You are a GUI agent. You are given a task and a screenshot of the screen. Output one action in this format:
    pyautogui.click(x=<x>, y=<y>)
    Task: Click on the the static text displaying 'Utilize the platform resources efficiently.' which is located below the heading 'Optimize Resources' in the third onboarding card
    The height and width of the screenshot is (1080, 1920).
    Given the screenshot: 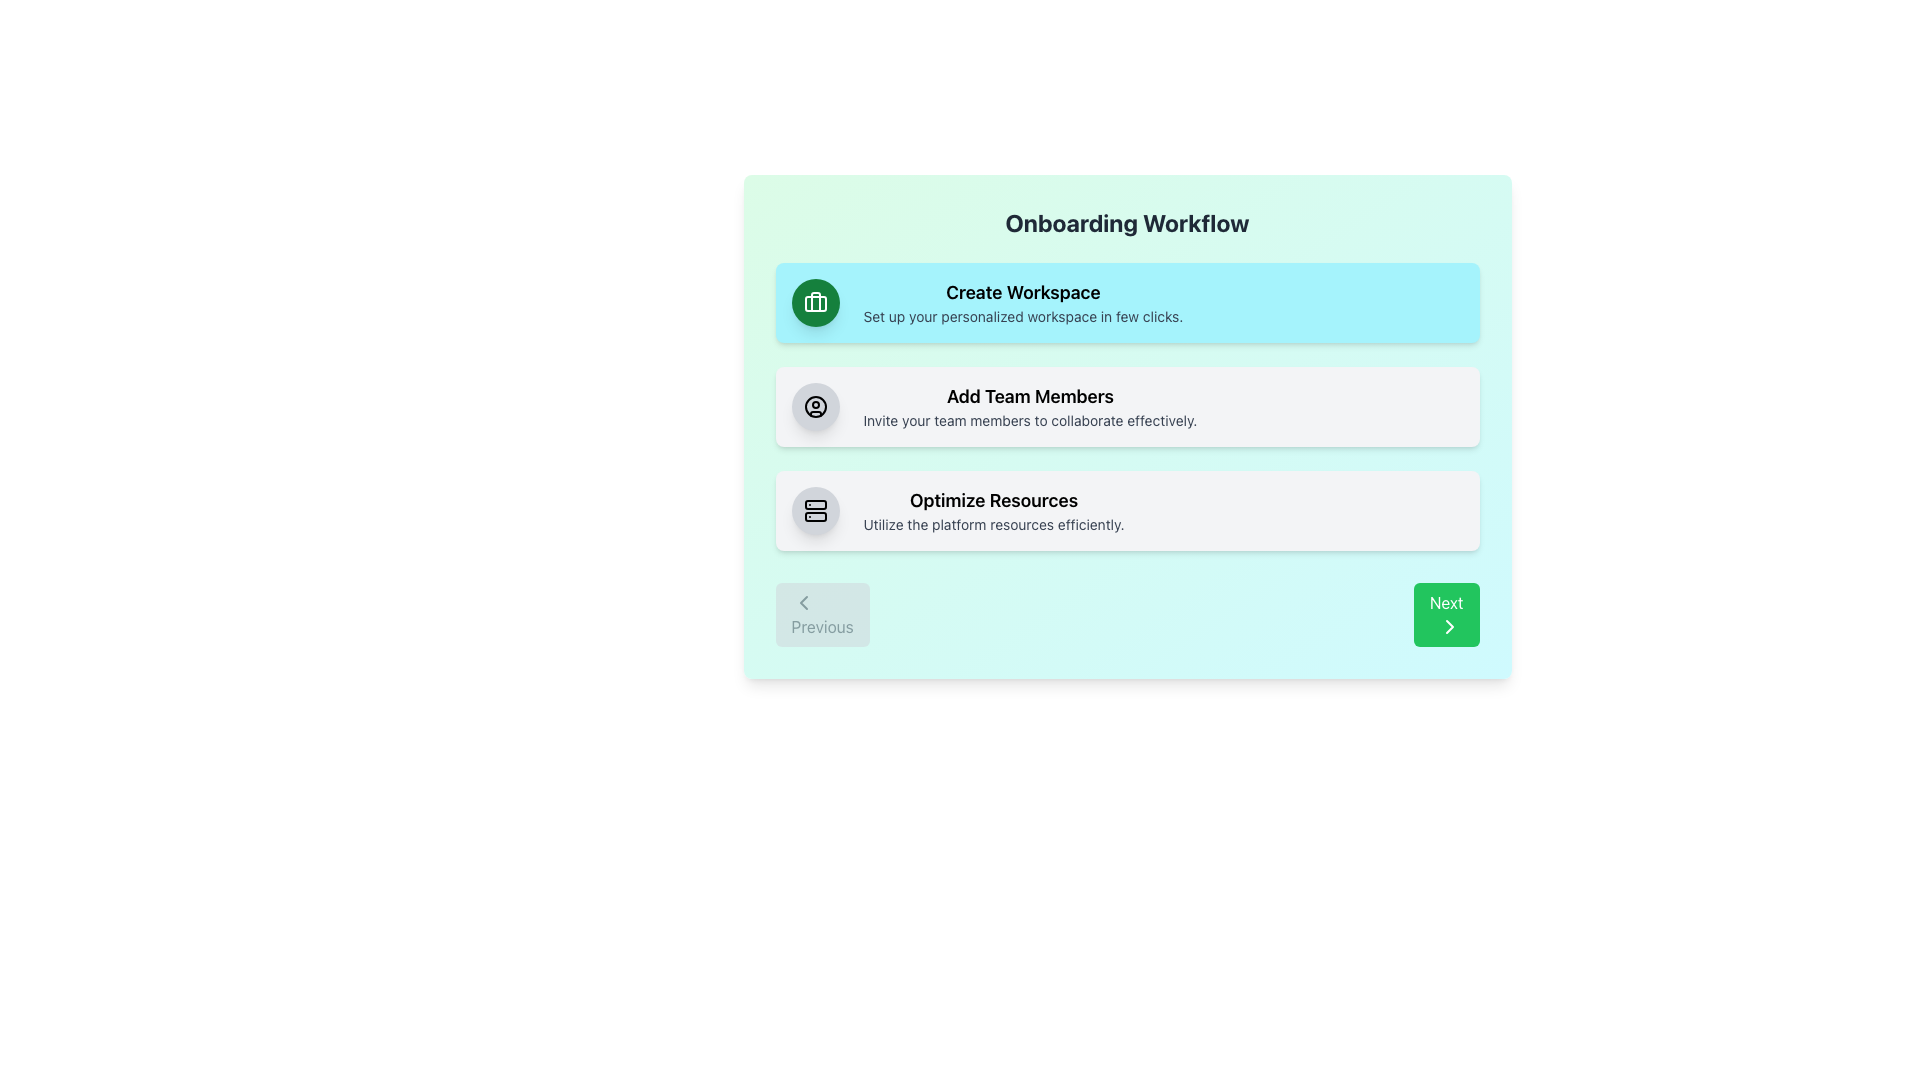 What is the action you would take?
    pyautogui.click(x=993, y=523)
    